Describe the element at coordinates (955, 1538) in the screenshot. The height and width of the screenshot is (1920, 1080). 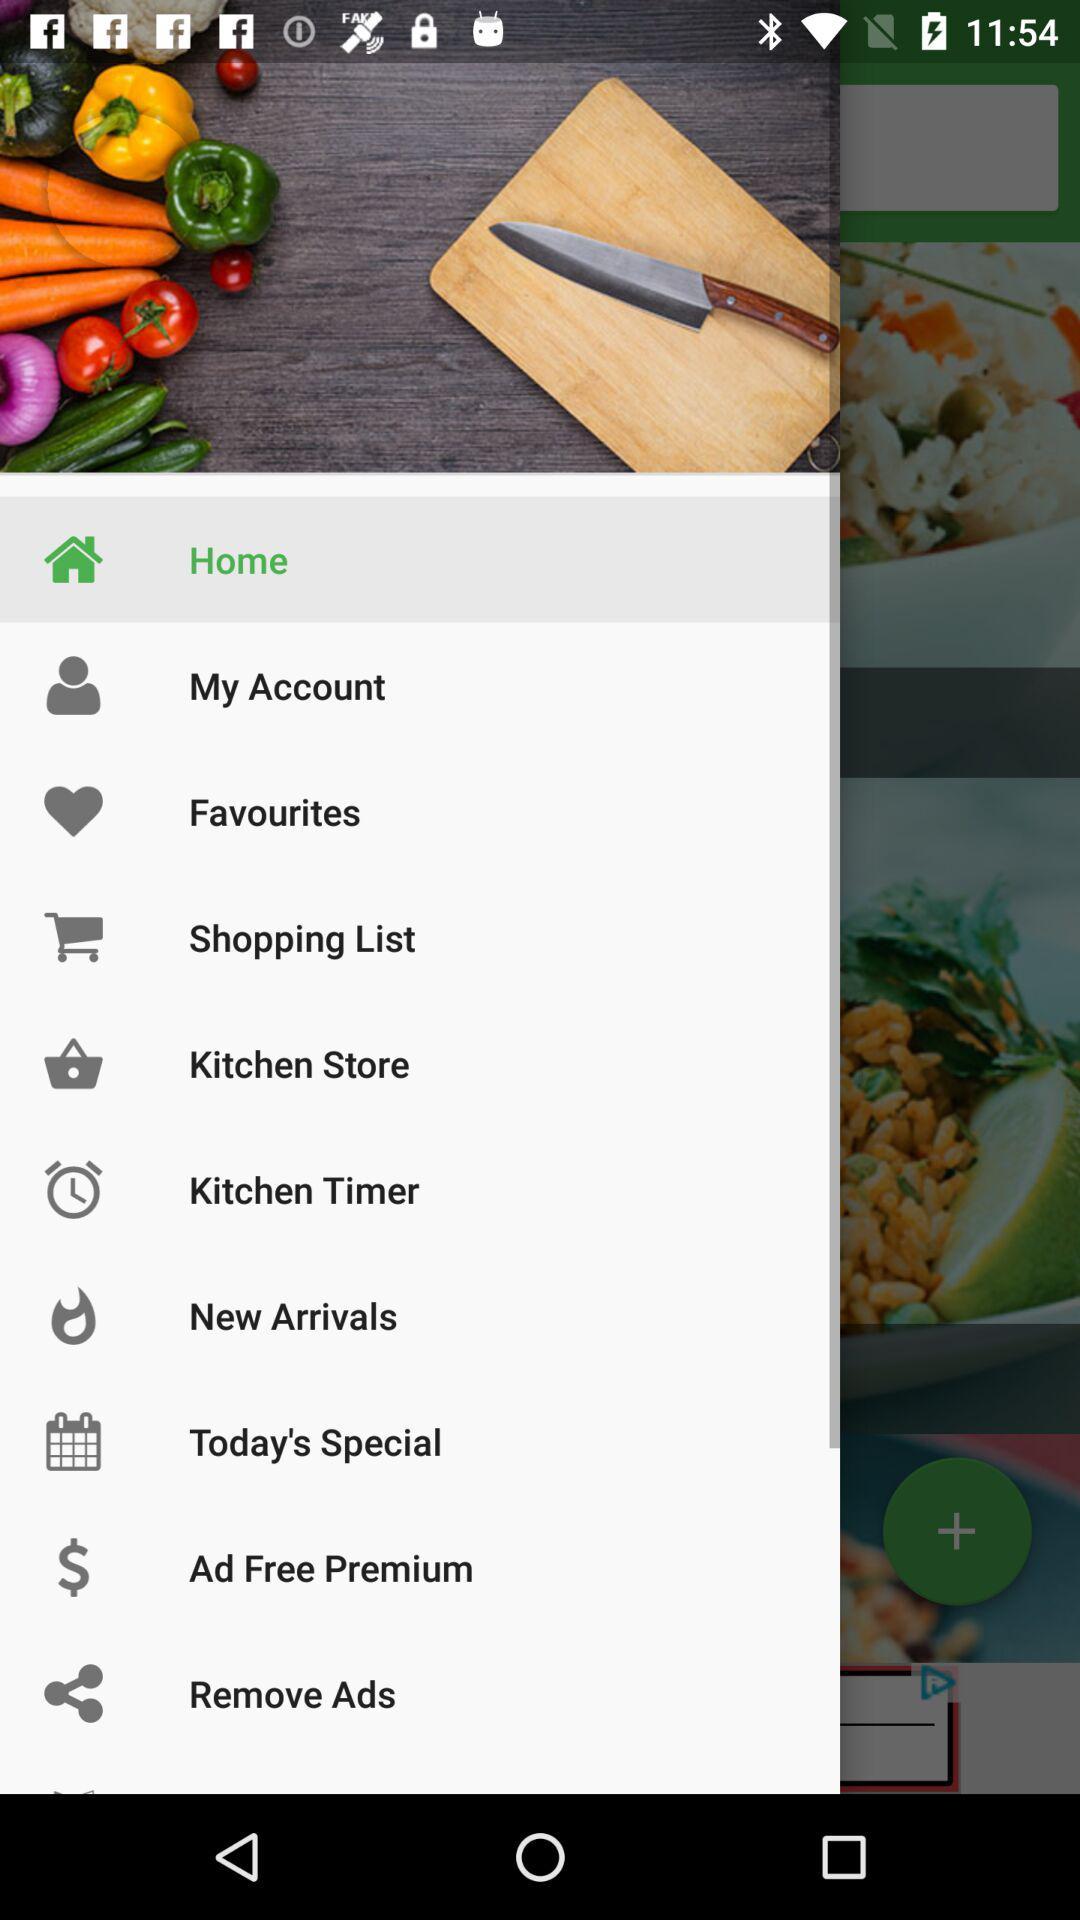
I see `the add icon` at that location.